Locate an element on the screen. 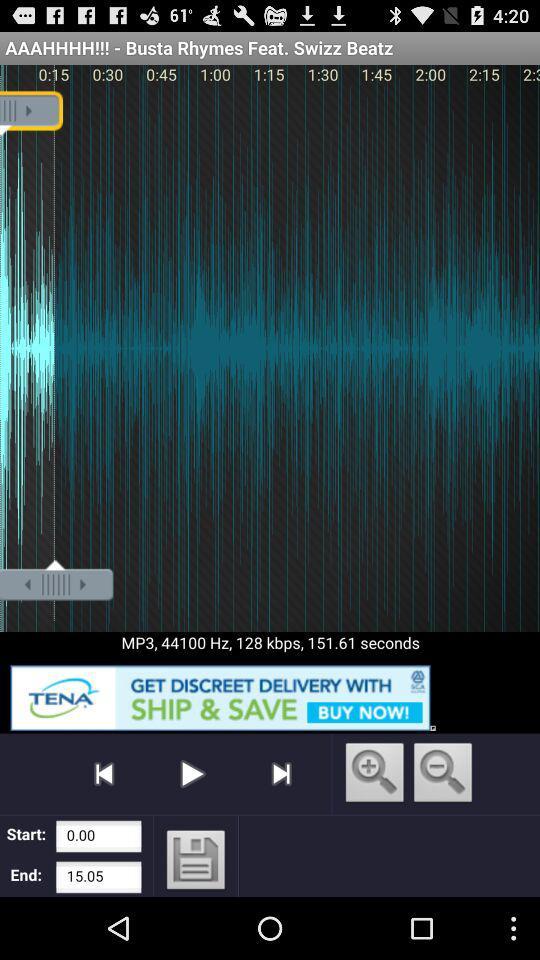  the play icon is located at coordinates (192, 828).